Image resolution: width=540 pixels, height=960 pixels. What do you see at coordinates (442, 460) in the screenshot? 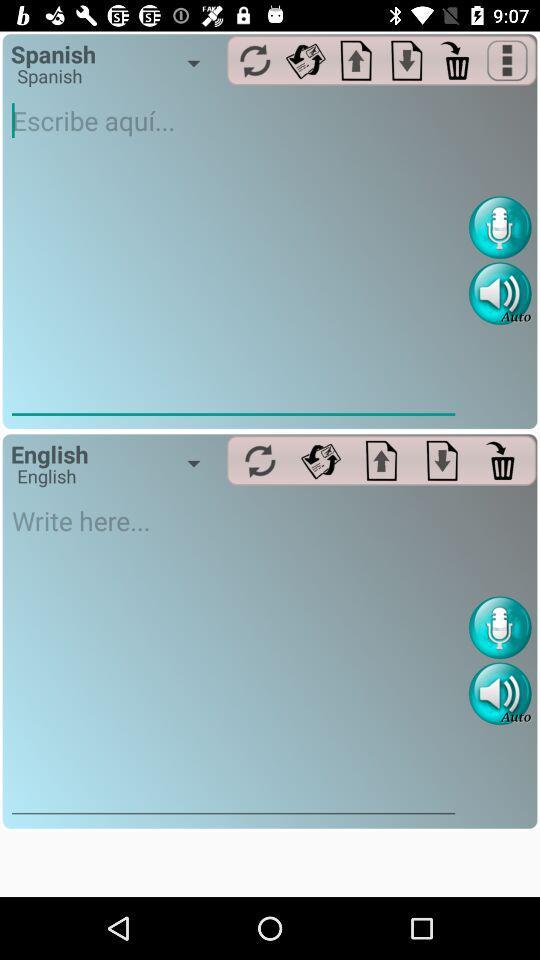
I see `download function` at bounding box center [442, 460].